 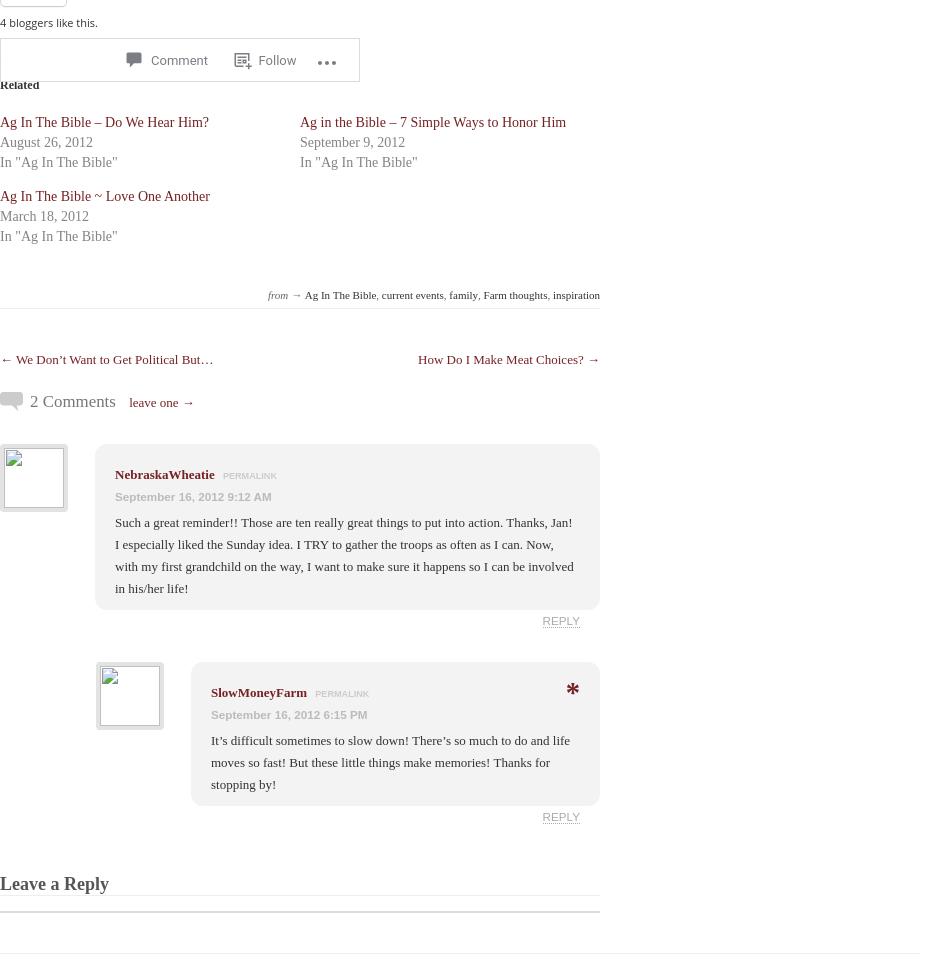 What do you see at coordinates (192, 496) in the screenshot?
I see `'September 16, 2012 9:12 AM'` at bounding box center [192, 496].